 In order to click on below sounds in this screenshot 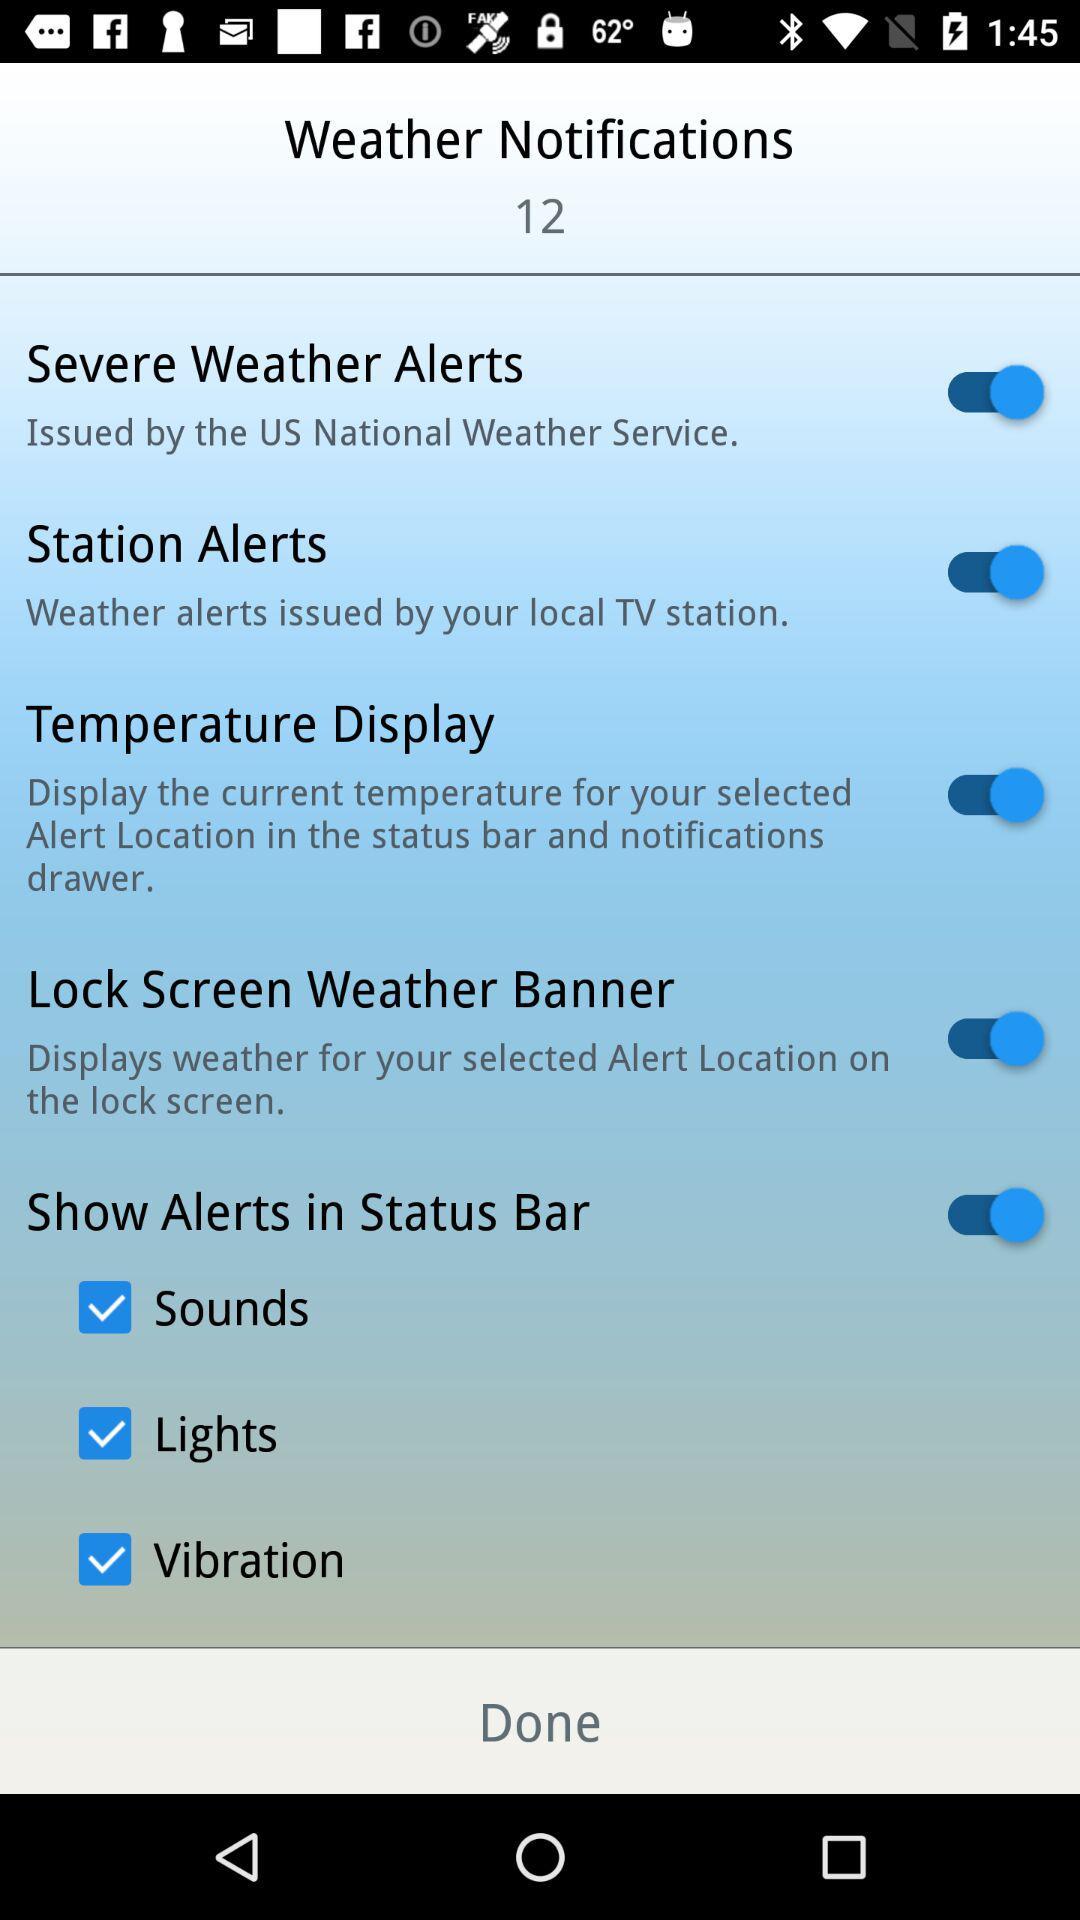, I will do `click(177, 1432)`.